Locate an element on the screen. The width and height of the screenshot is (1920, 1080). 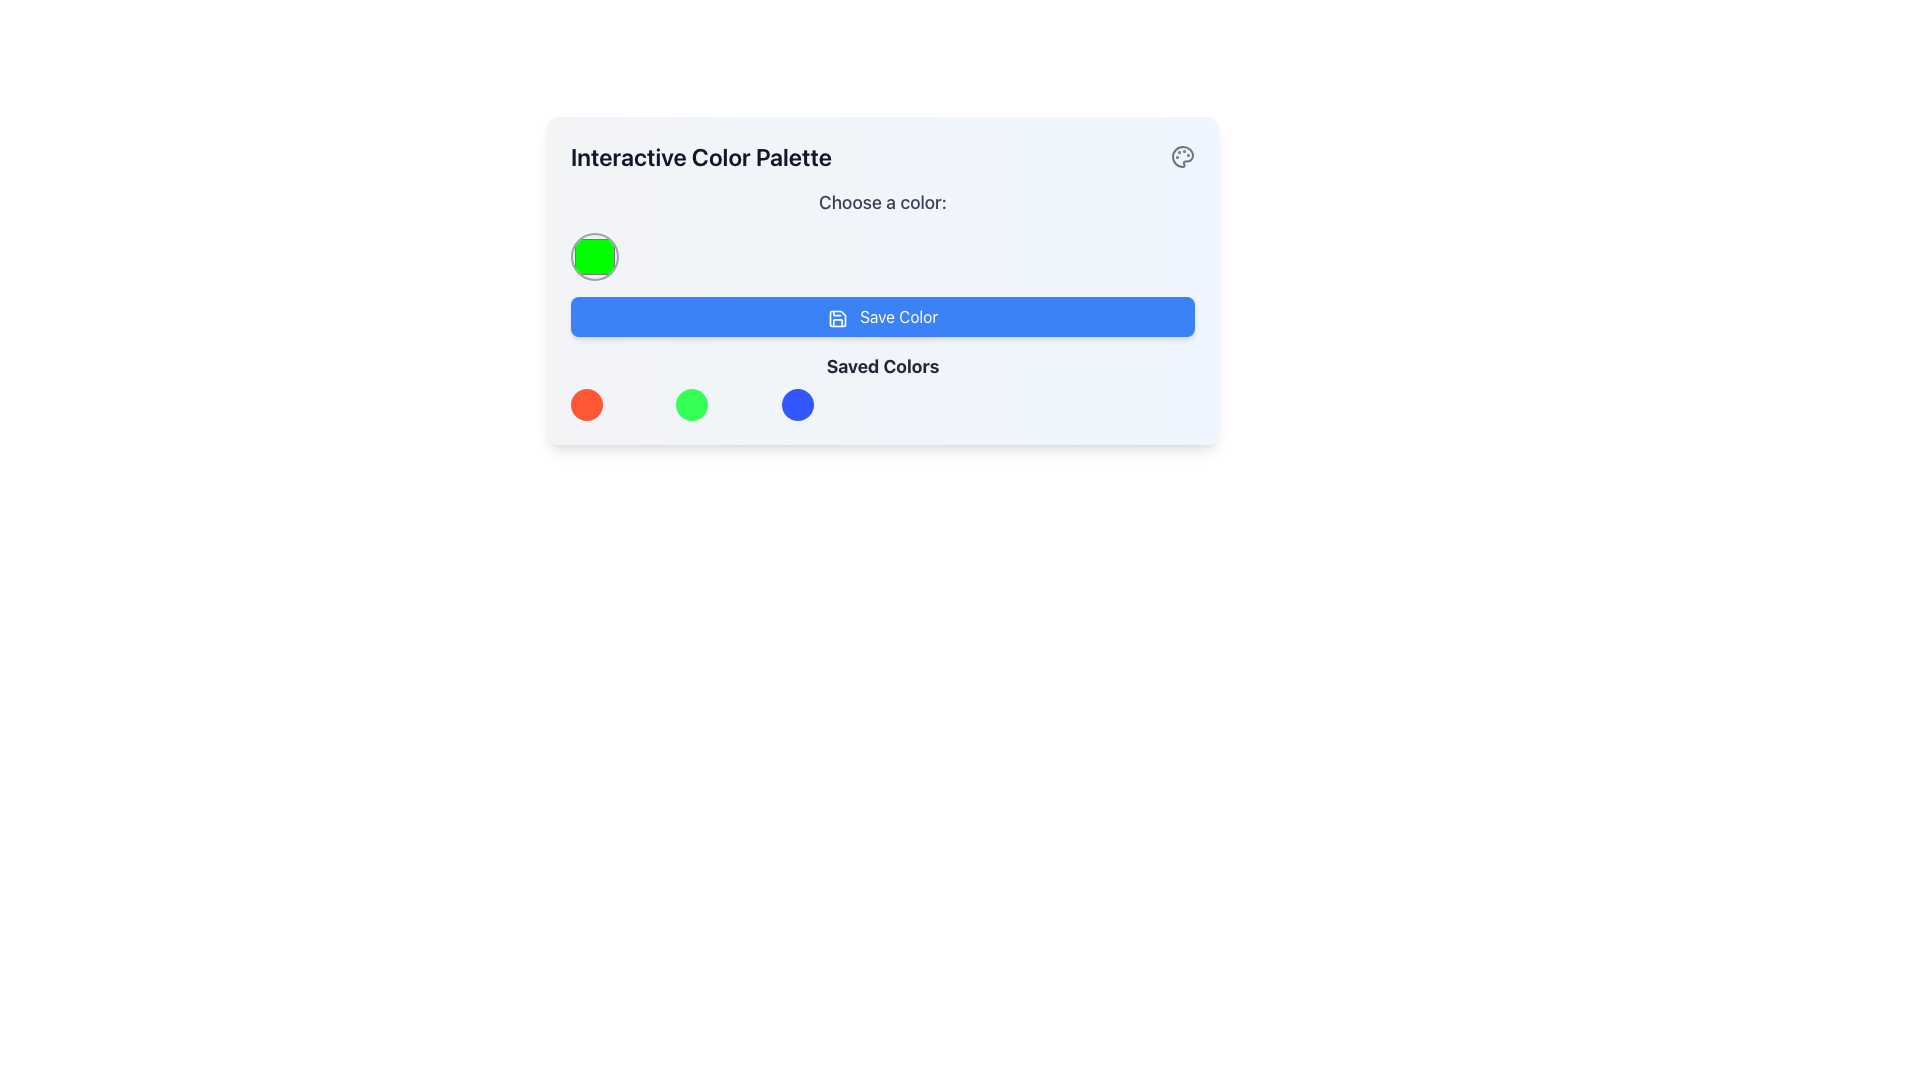
text that serves as the title of the color palette panel, located near the top of the card-like panel in the upper-left corner is located at coordinates (701, 156).